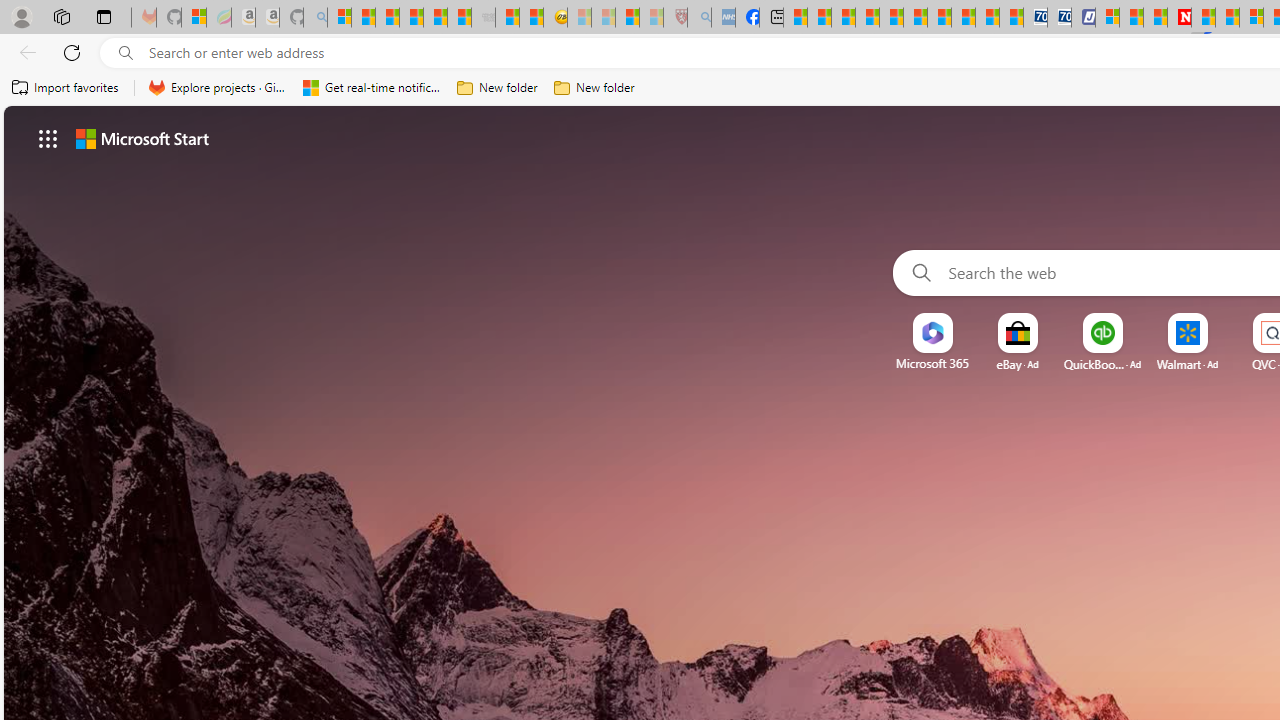 The image size is (1280, 720). Describe the element at coordinates (651, 17) in the screenshot. I see `'12 Popular Science Lies that Must be Corrected - Sleeping'` at that location.